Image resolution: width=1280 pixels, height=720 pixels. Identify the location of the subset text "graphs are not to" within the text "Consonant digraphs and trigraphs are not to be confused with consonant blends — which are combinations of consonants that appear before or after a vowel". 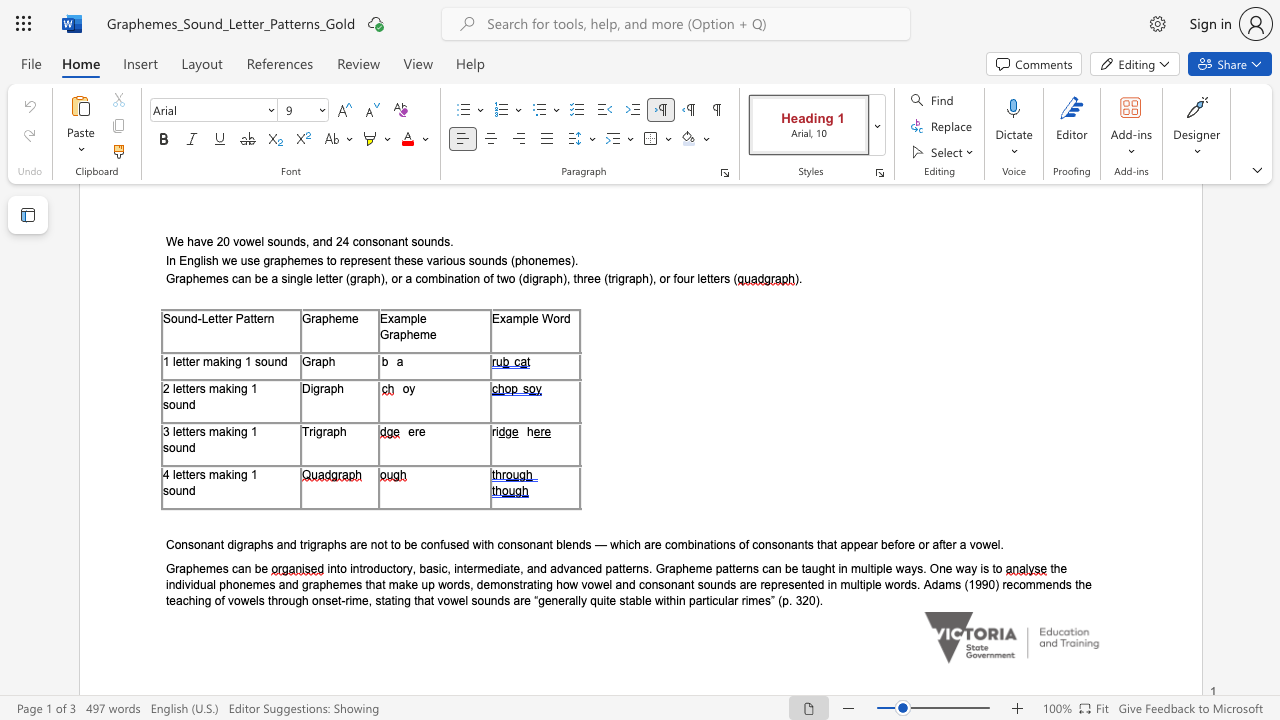
(309, 544).